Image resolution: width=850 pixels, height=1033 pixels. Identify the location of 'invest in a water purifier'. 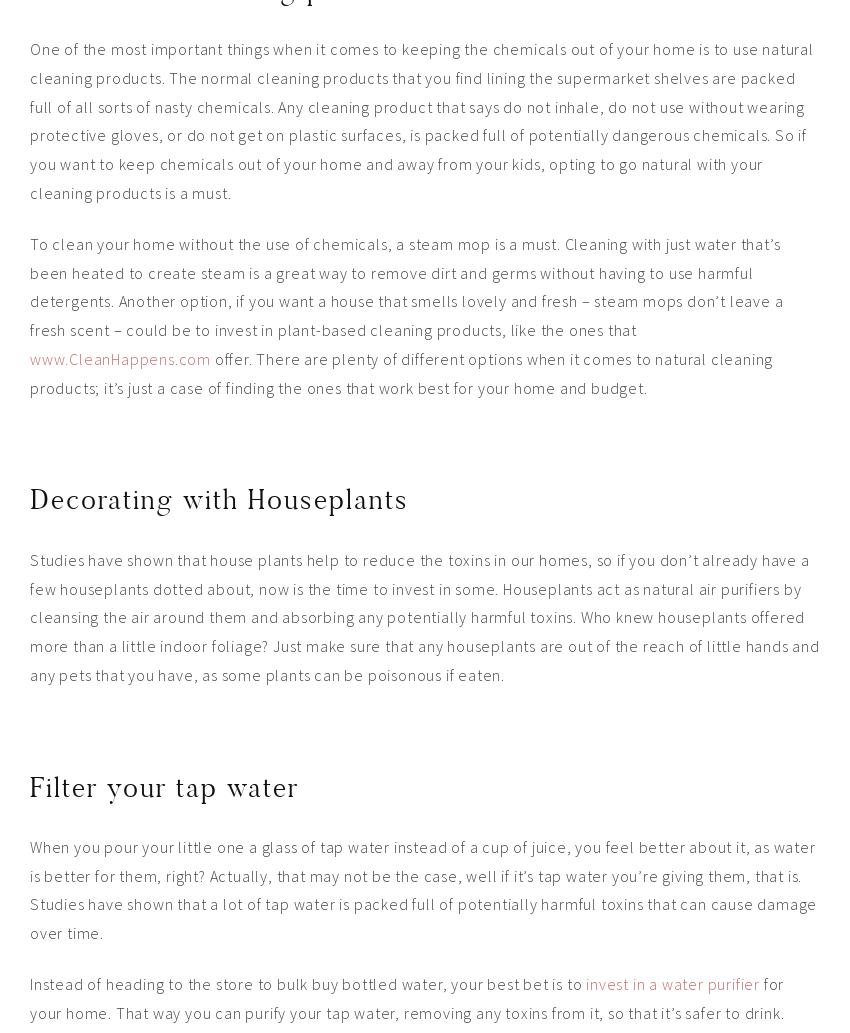
(585, 983).